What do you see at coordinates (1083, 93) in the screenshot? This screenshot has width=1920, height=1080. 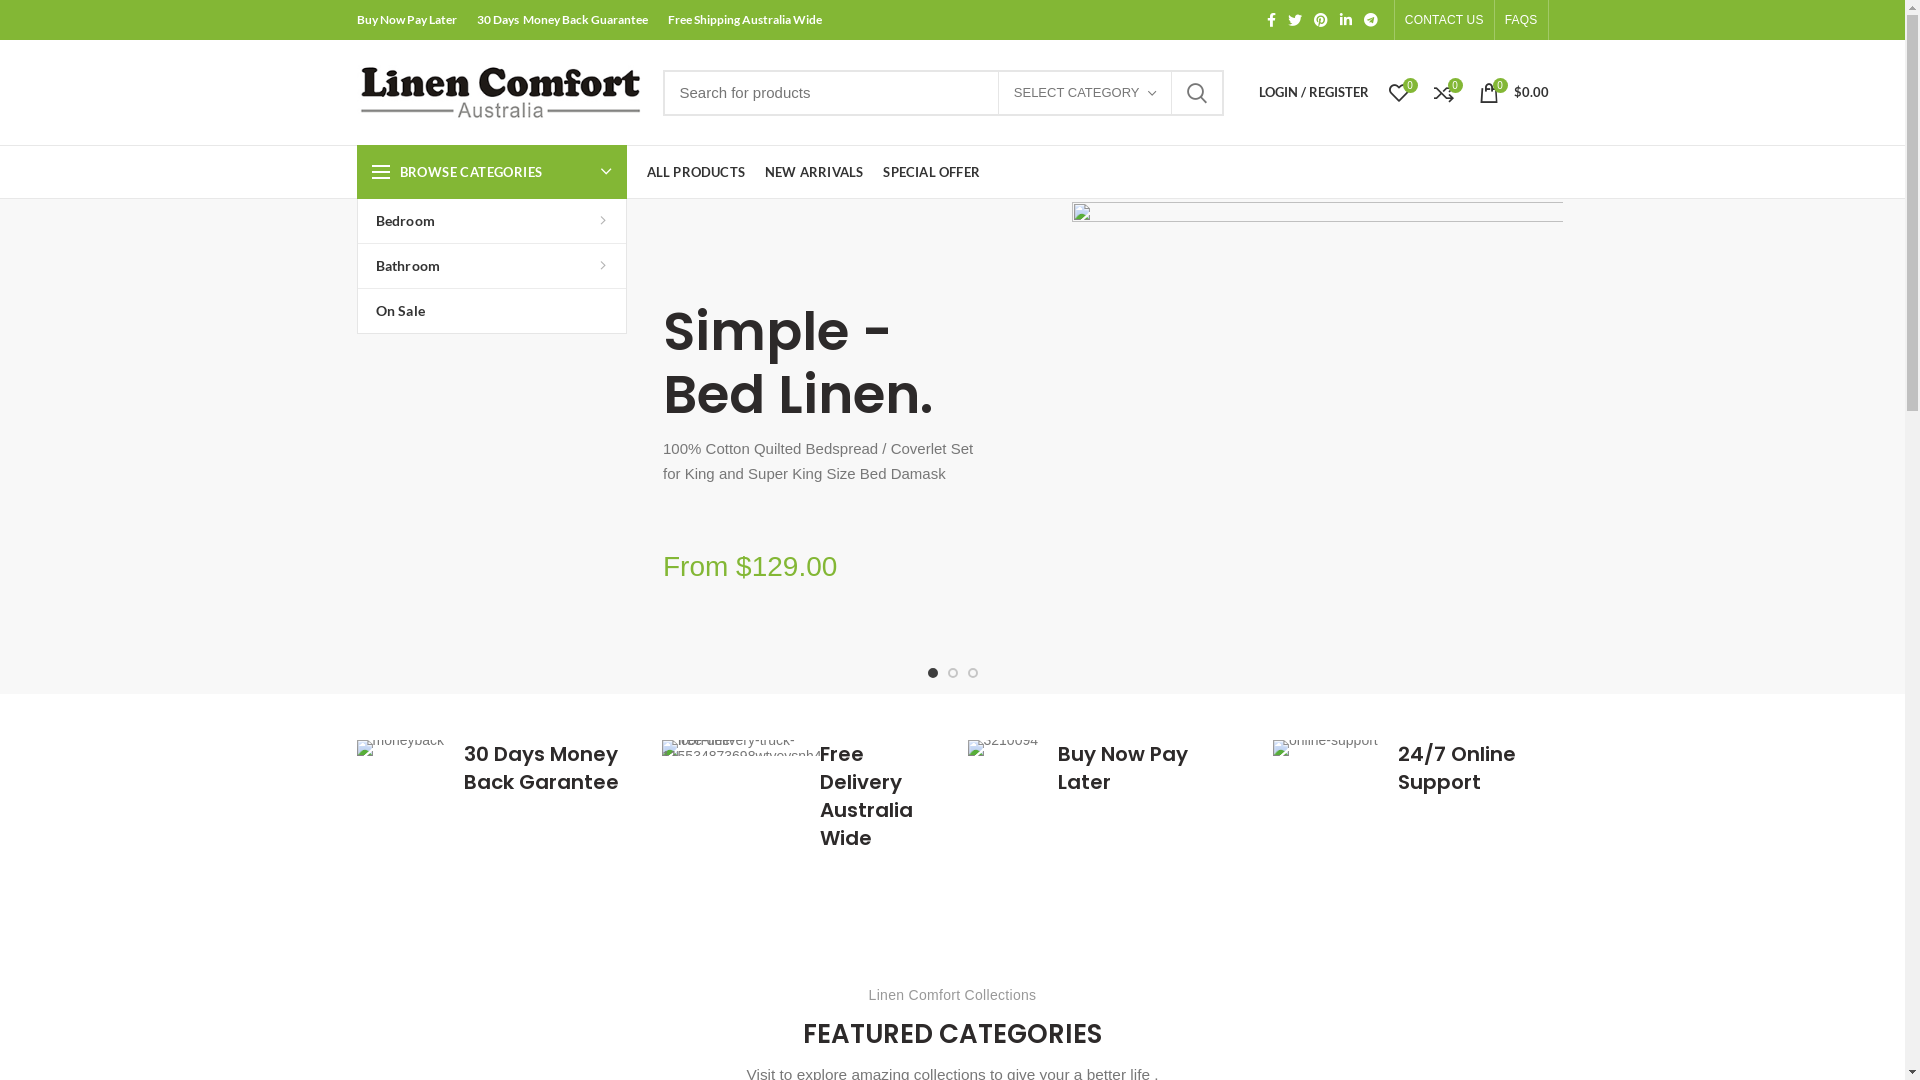 I see `'SELECT CATEGORY'` at bounding box center [1083, 93].